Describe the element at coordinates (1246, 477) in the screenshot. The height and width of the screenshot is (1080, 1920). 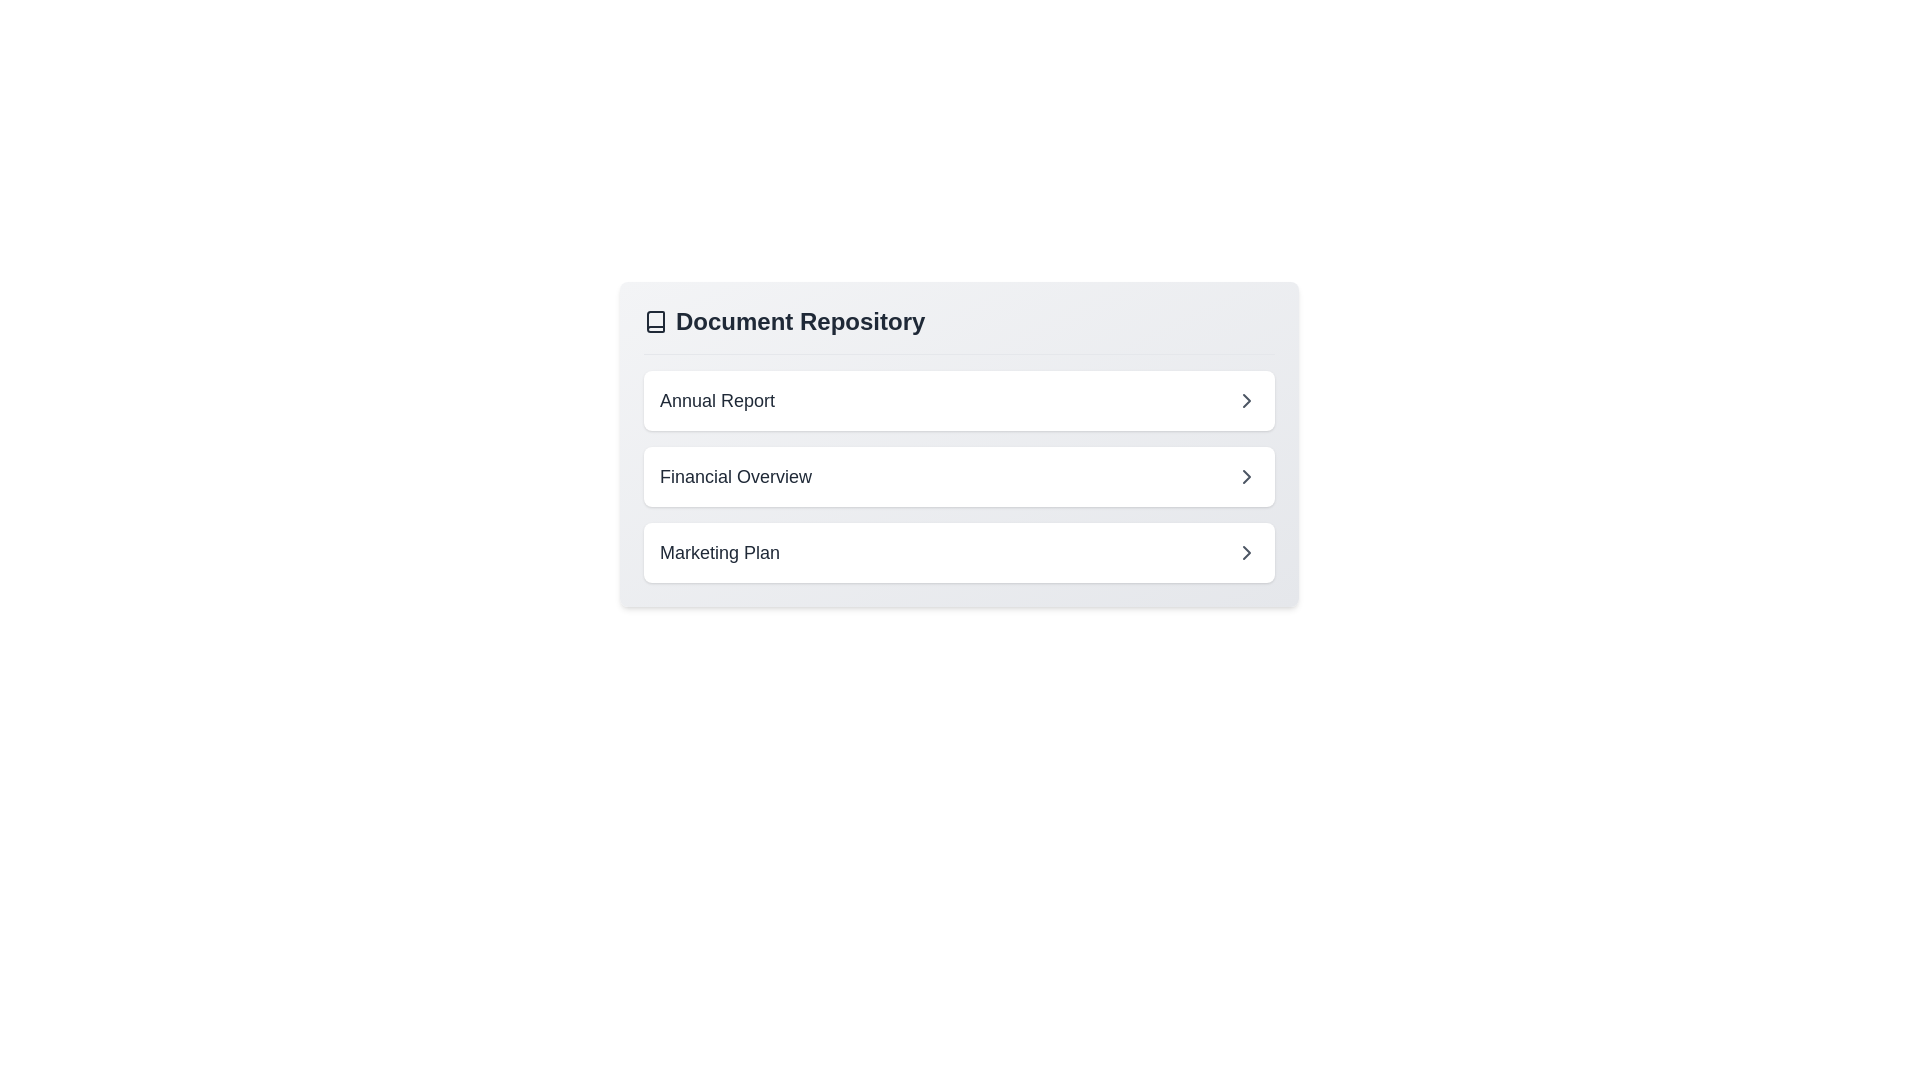
I see `the rightward-pointing chevron arrow icon located in the 'Financial Overview' list item of the 'Document Repository' section` at that location.